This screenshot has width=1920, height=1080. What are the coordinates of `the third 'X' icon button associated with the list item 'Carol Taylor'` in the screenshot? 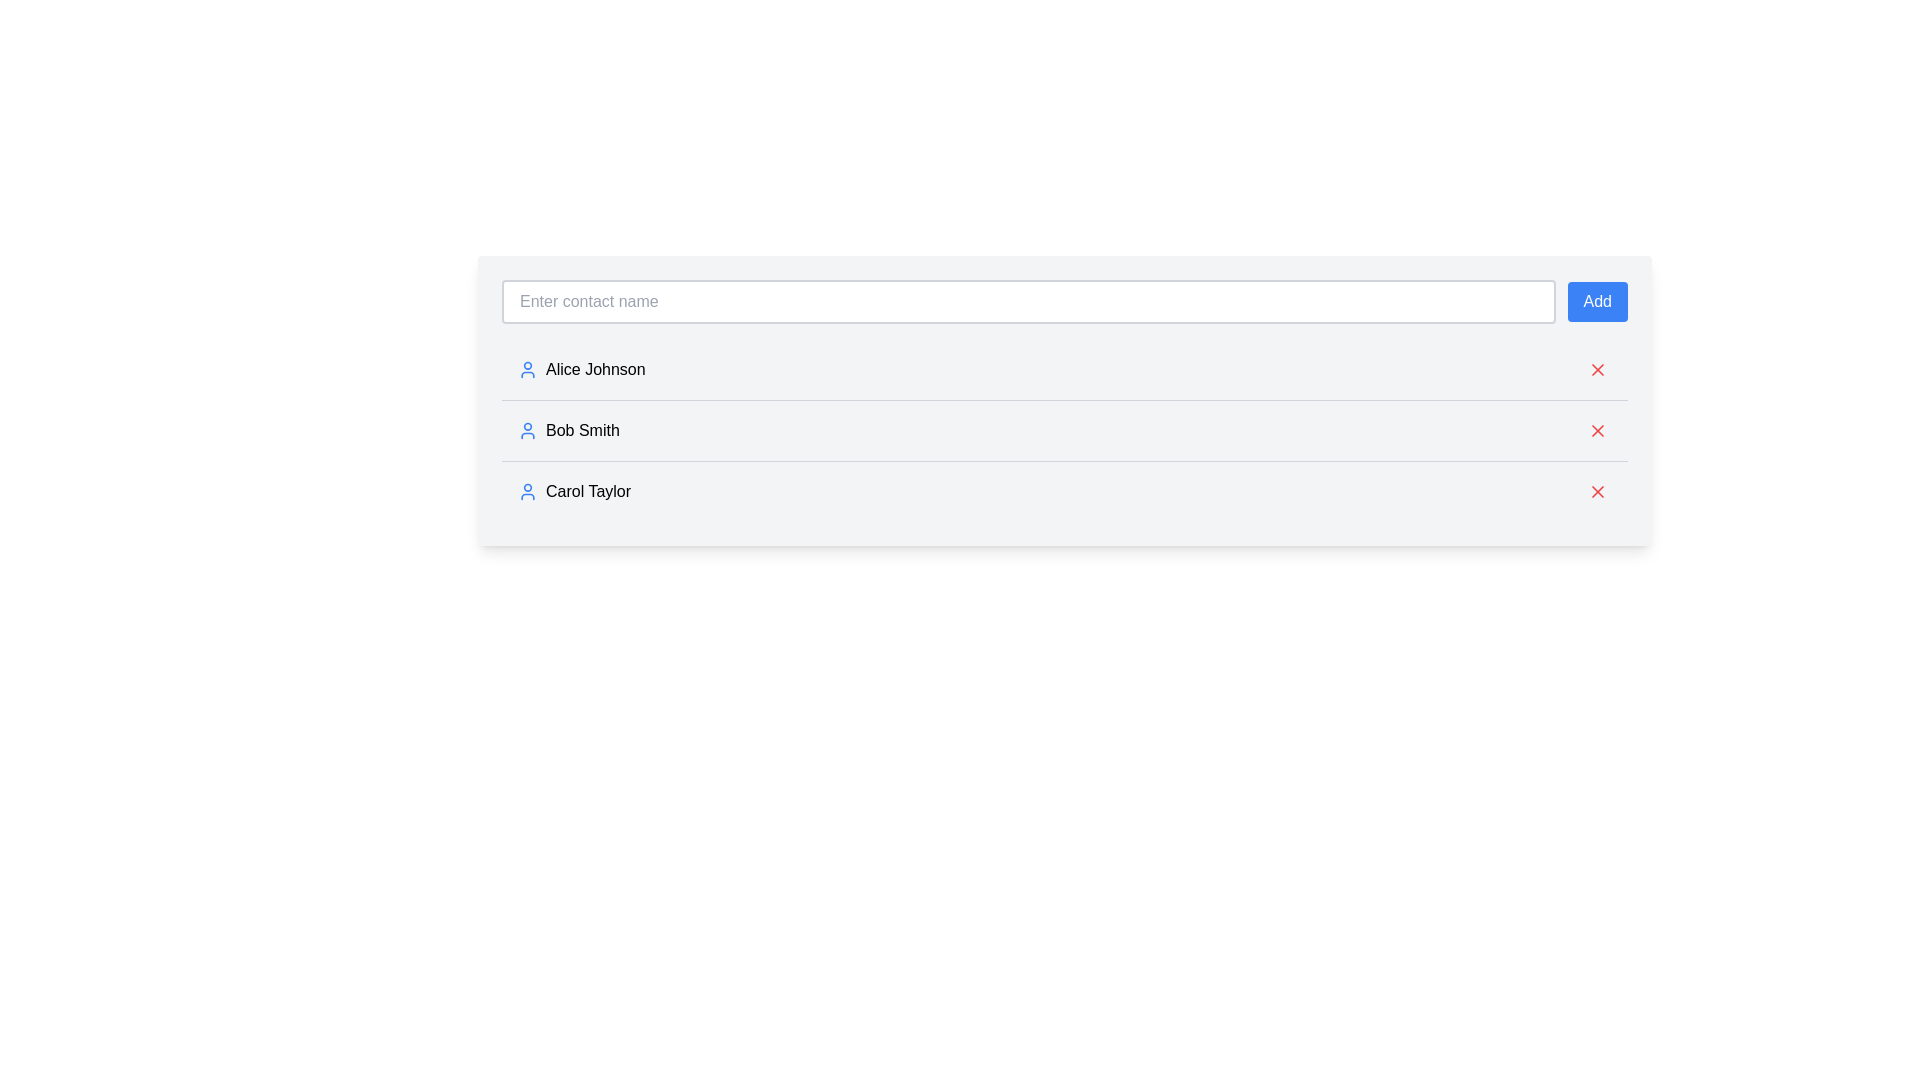 It's located at (1597, 492).